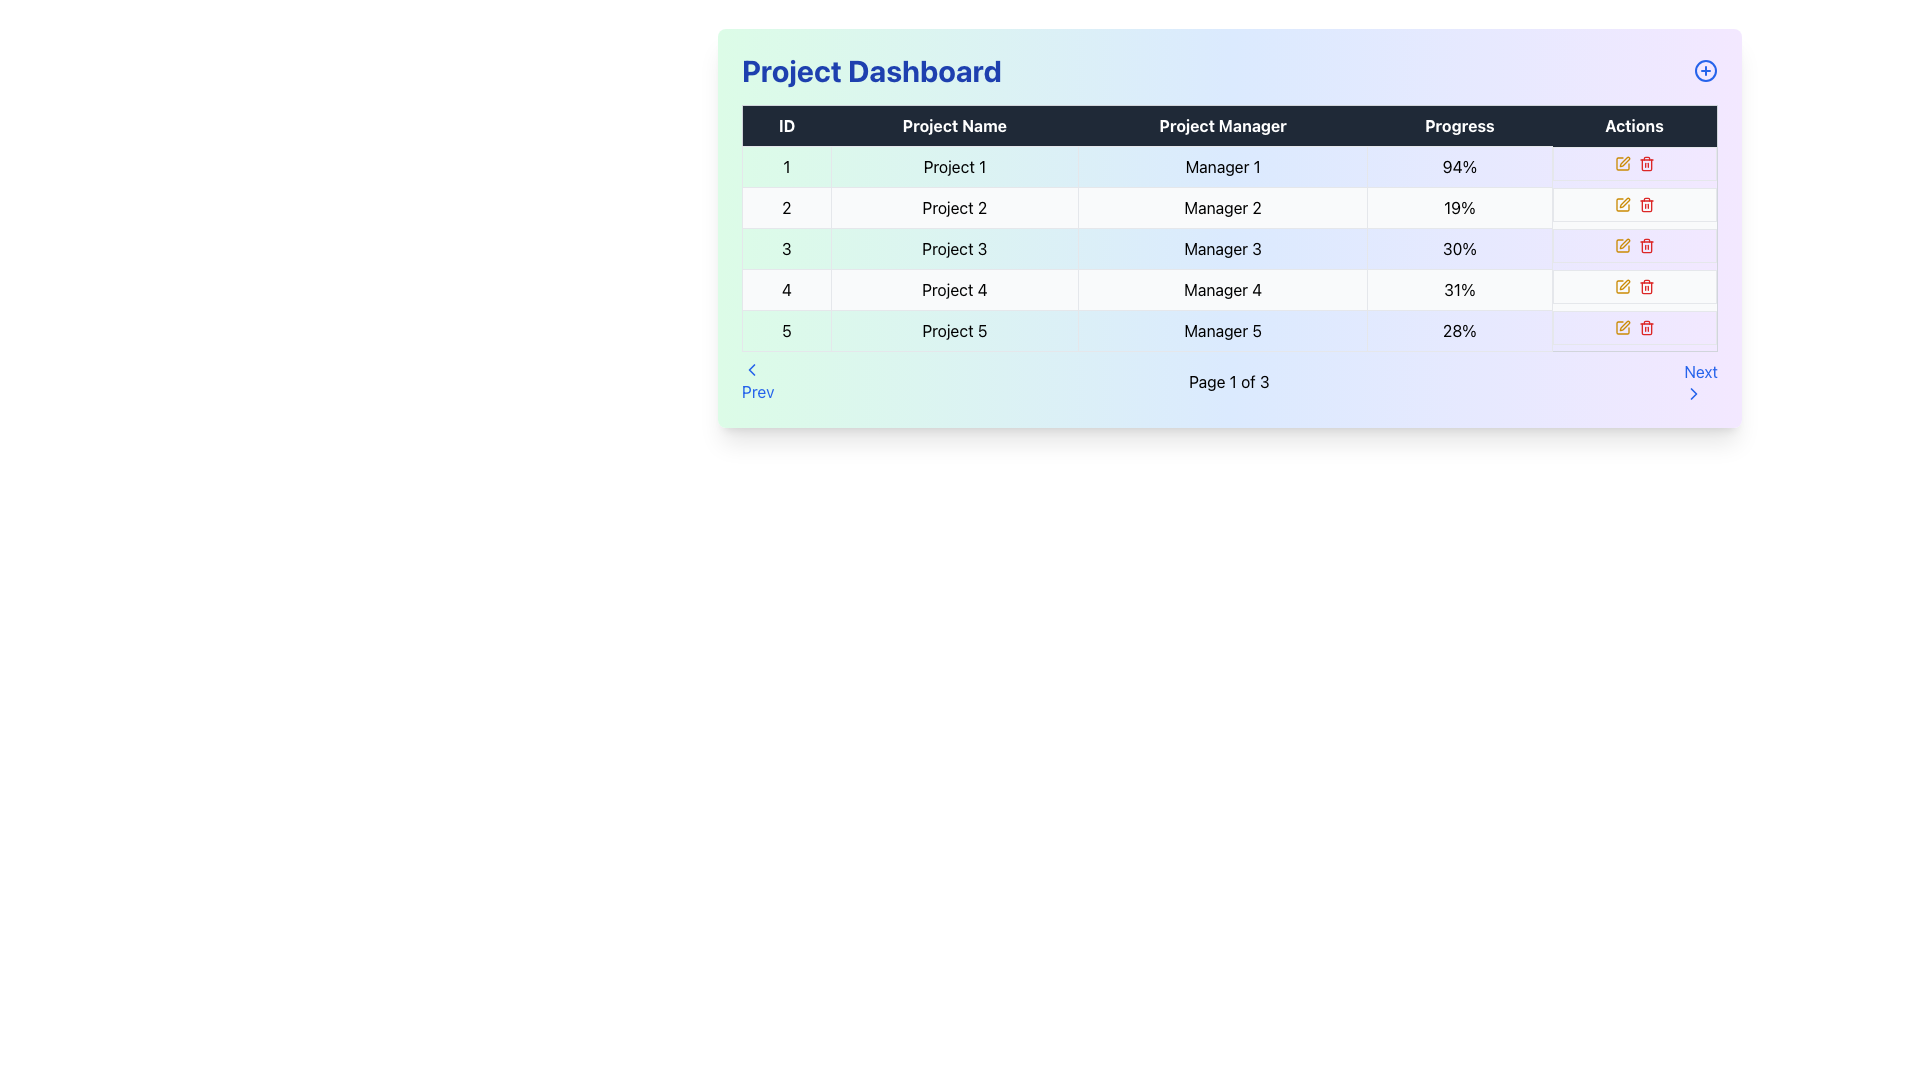 Image resolution: width=1920 pixels, height=1080 pixels. Describe the element at coordinates (1228, 289) in the screenshot. I see `the fourth table row containing the entries '4', 'Project 4', 'Manager 4', and '31%', located in the Project Dashboard table` at that location.